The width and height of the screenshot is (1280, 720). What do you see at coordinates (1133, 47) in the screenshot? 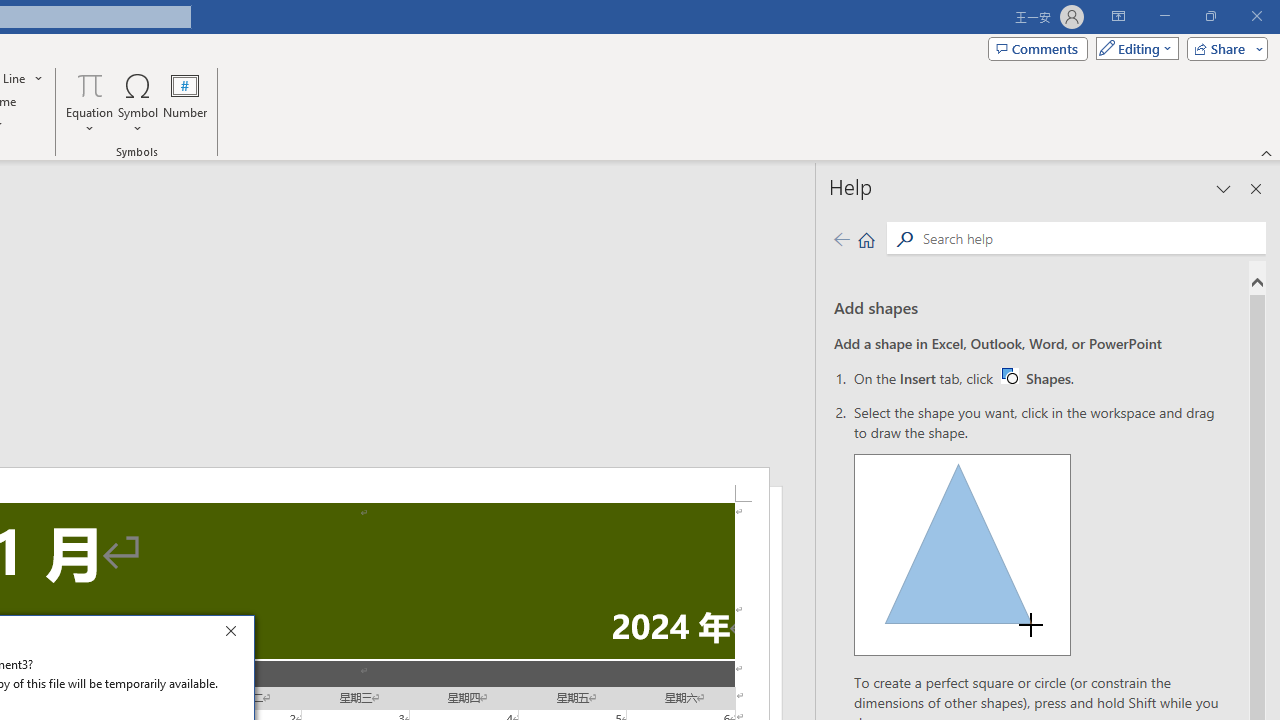
I see `'Mode'` at bounding box center [1133, 47].